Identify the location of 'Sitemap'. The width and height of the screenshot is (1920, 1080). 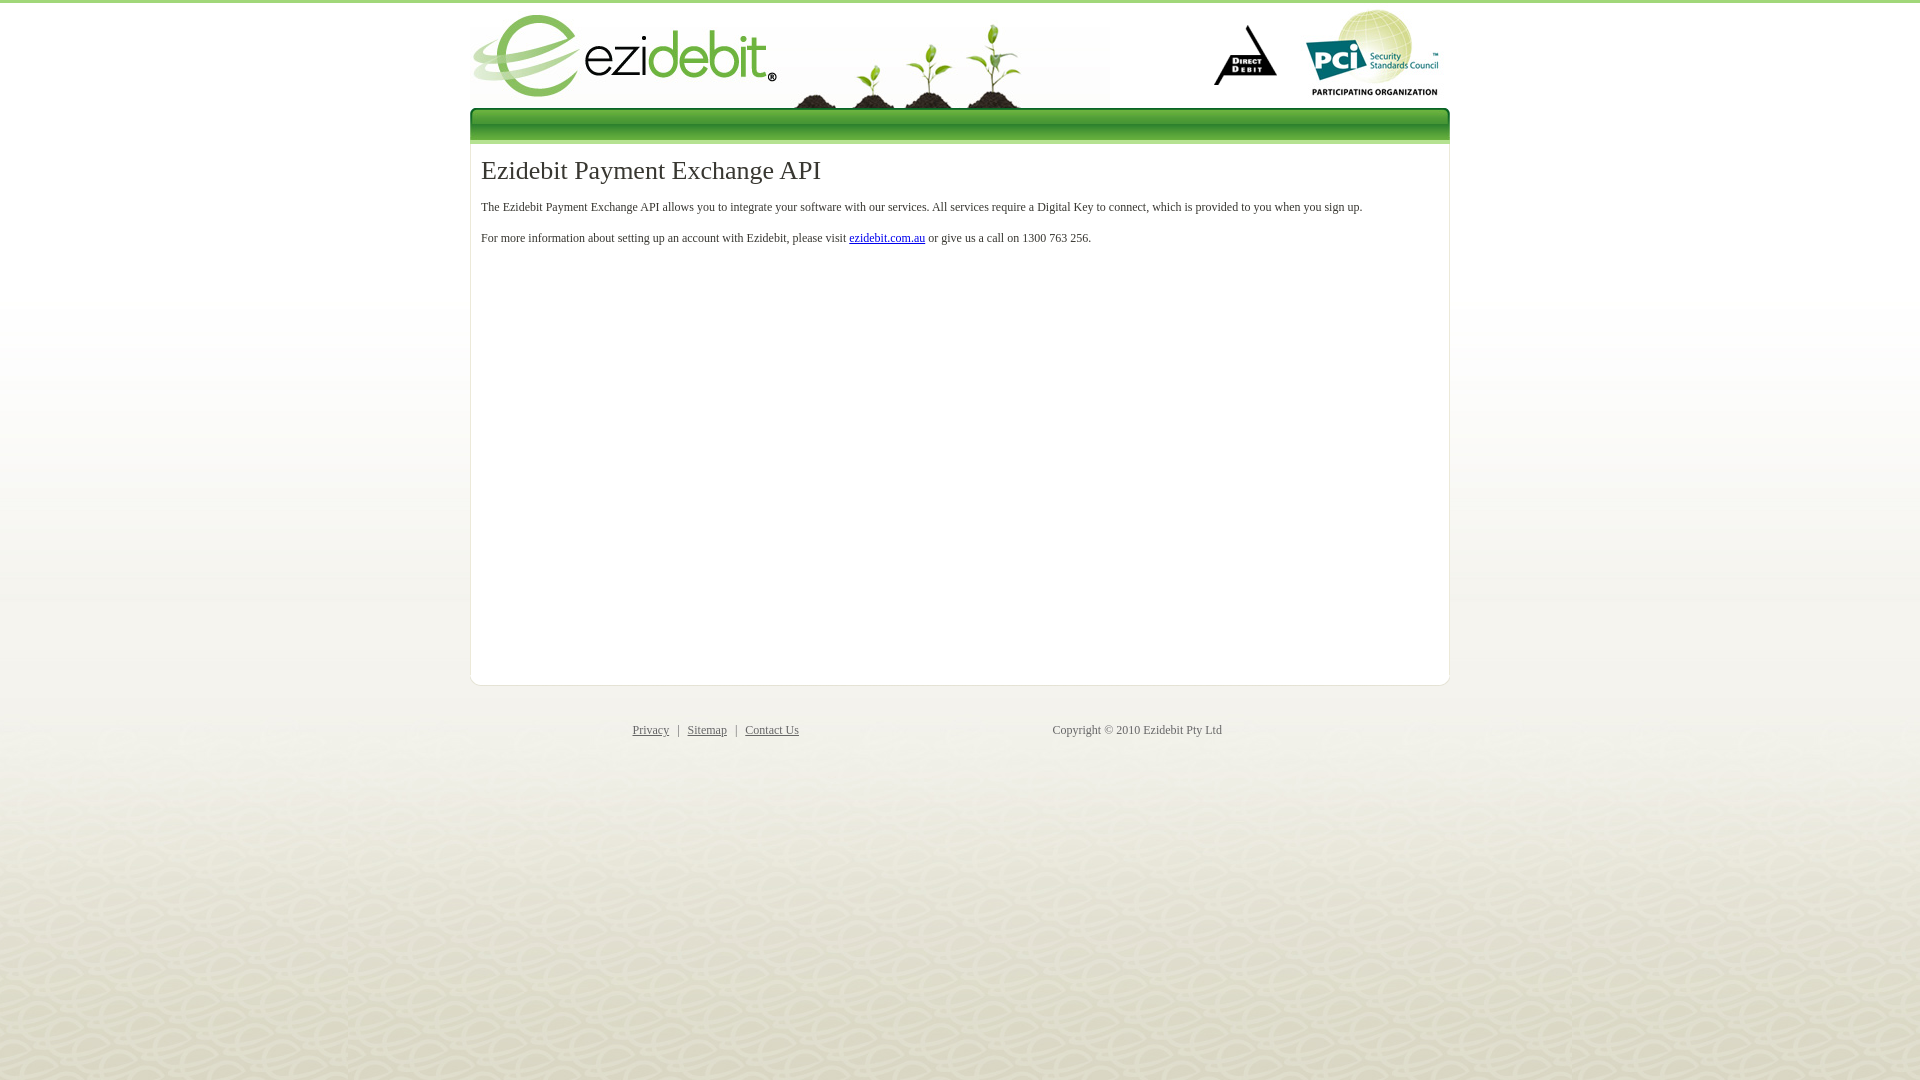
(707, 729).